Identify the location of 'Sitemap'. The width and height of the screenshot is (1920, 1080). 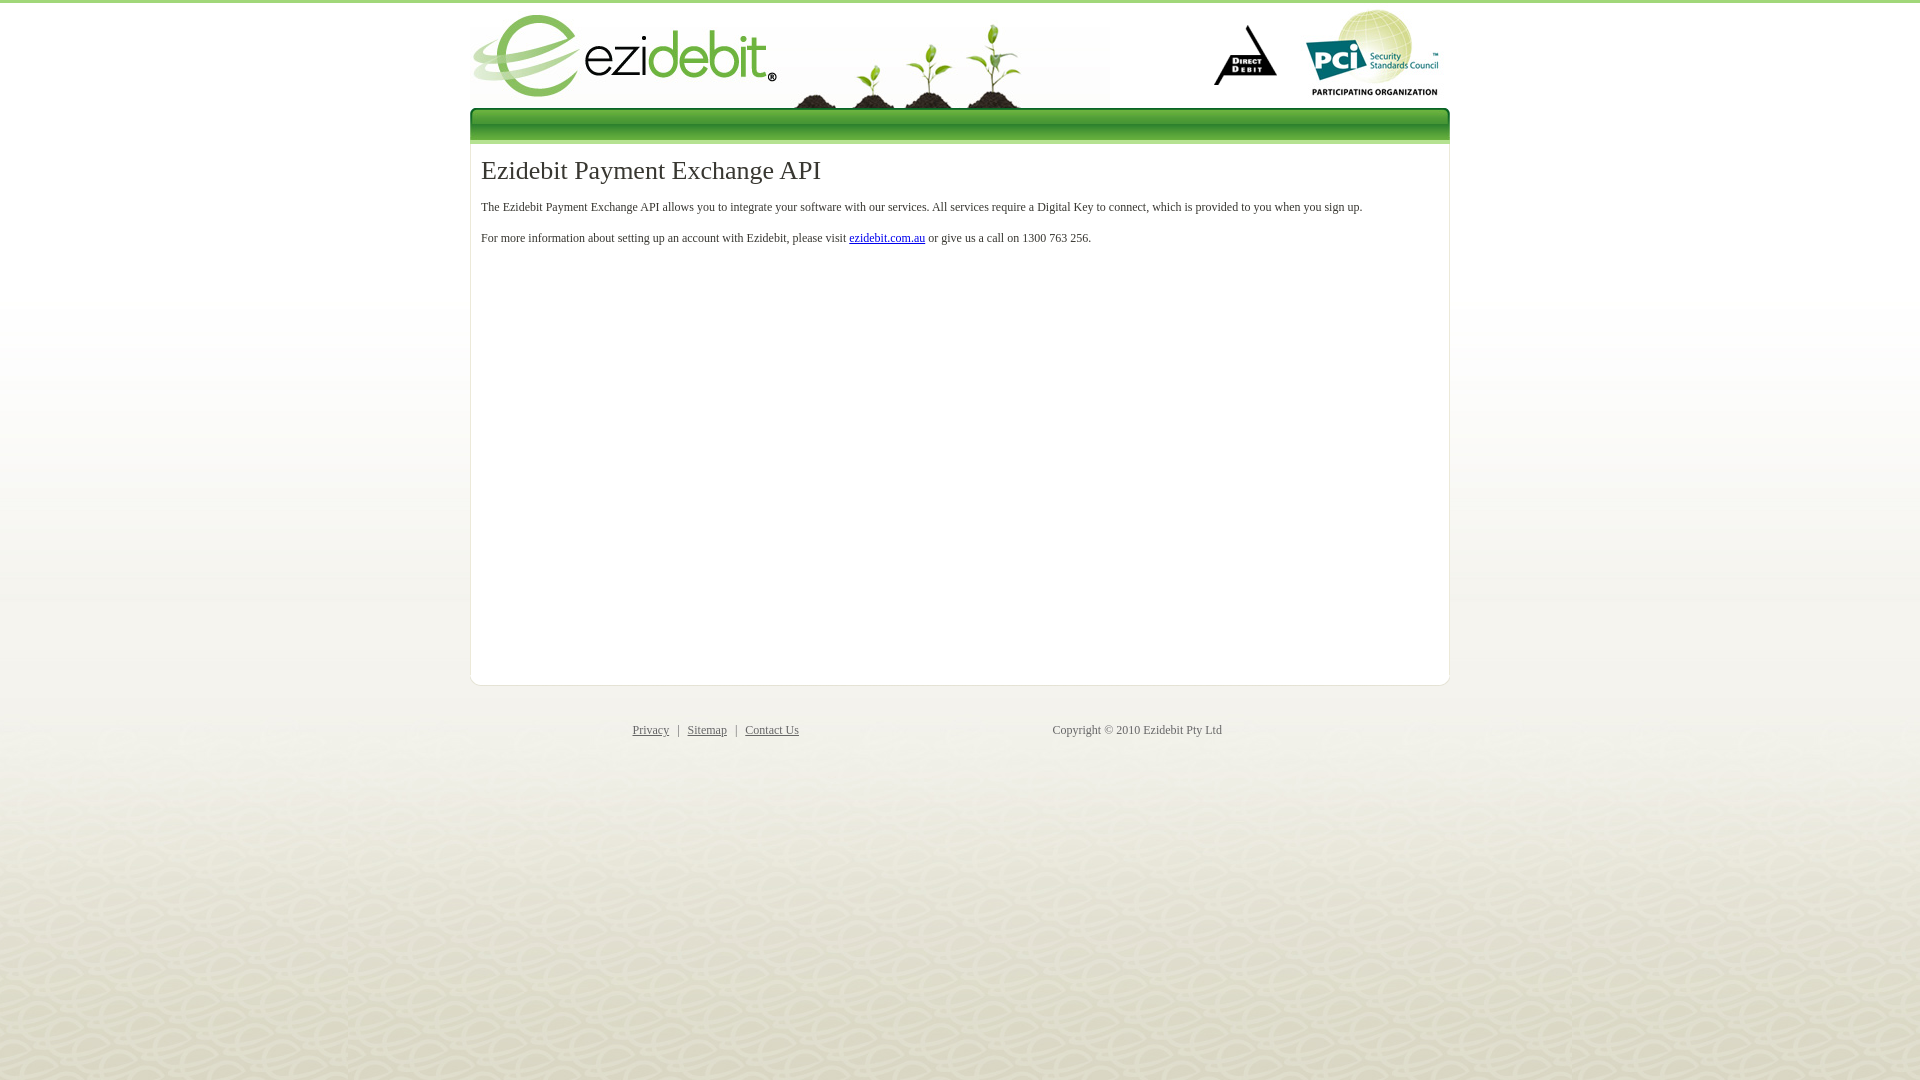
(707, 729).